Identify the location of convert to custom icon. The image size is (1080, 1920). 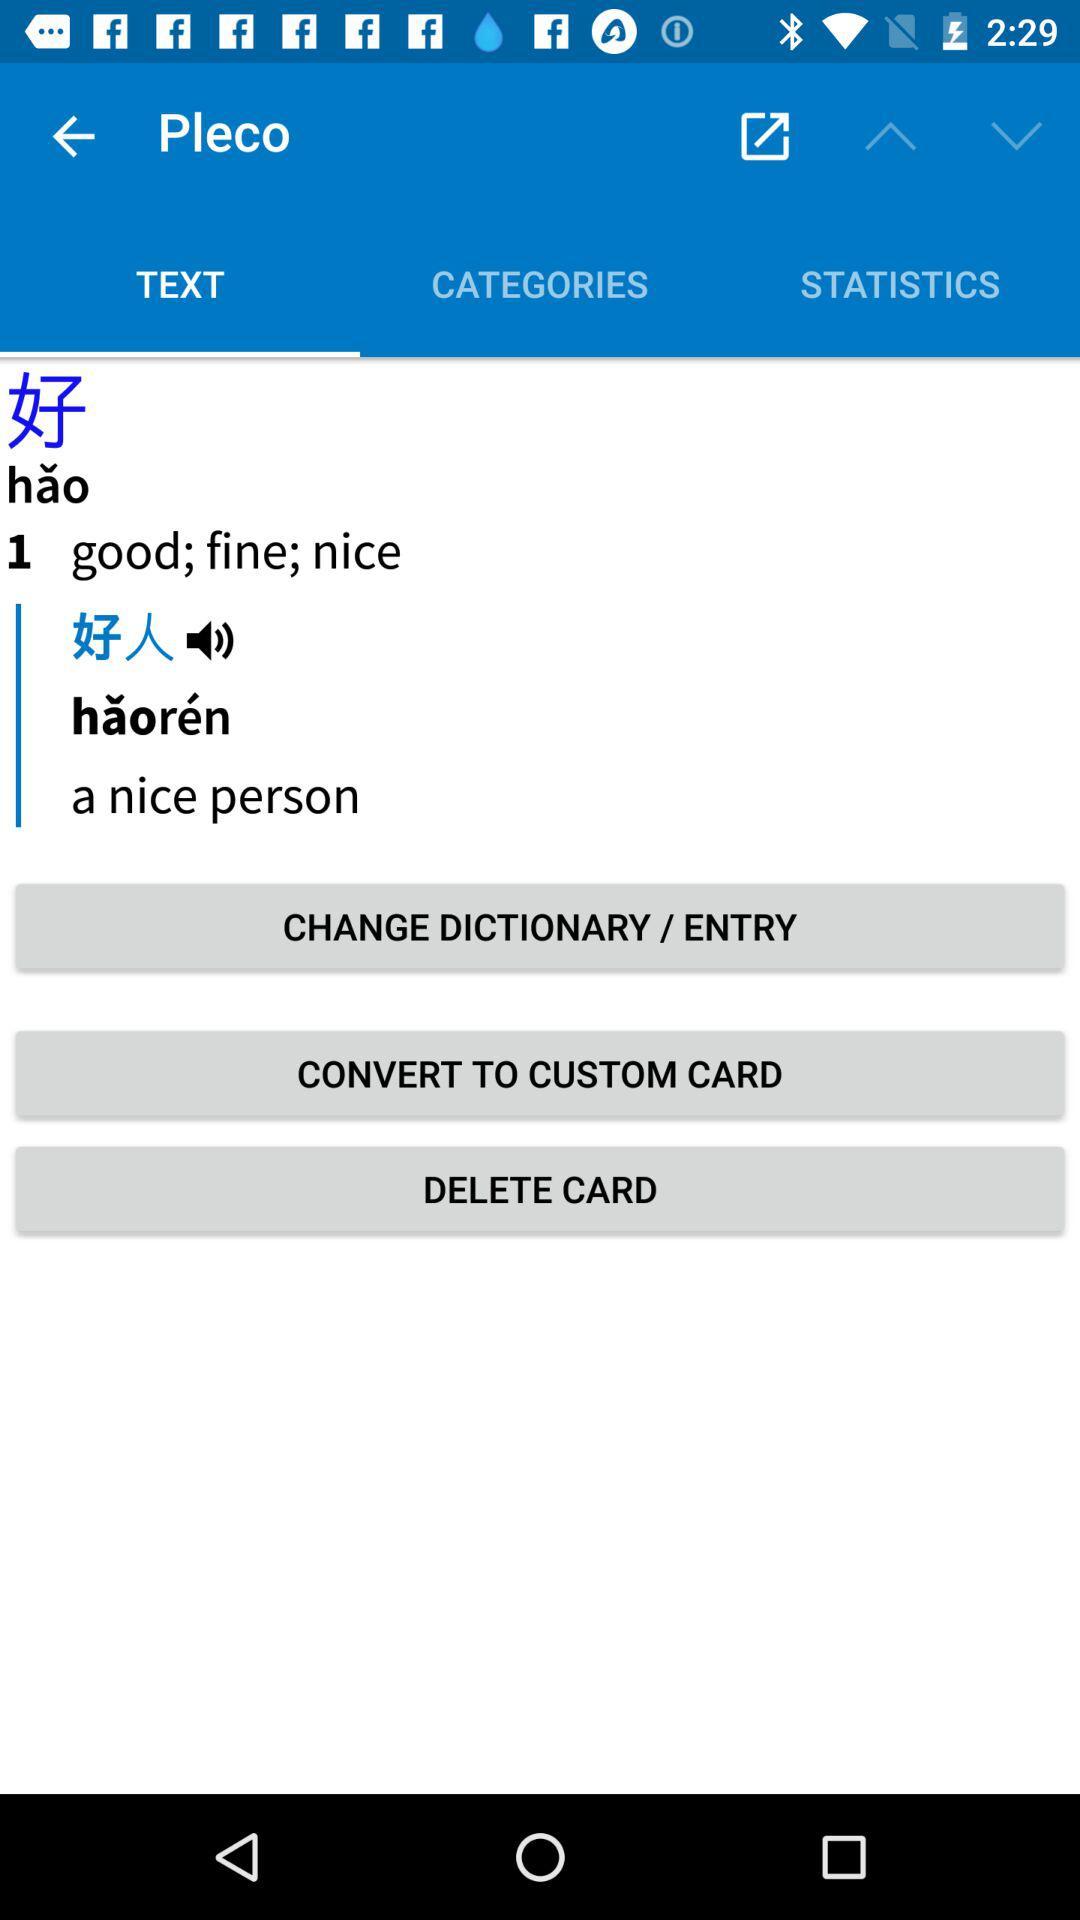
(540, 1072).